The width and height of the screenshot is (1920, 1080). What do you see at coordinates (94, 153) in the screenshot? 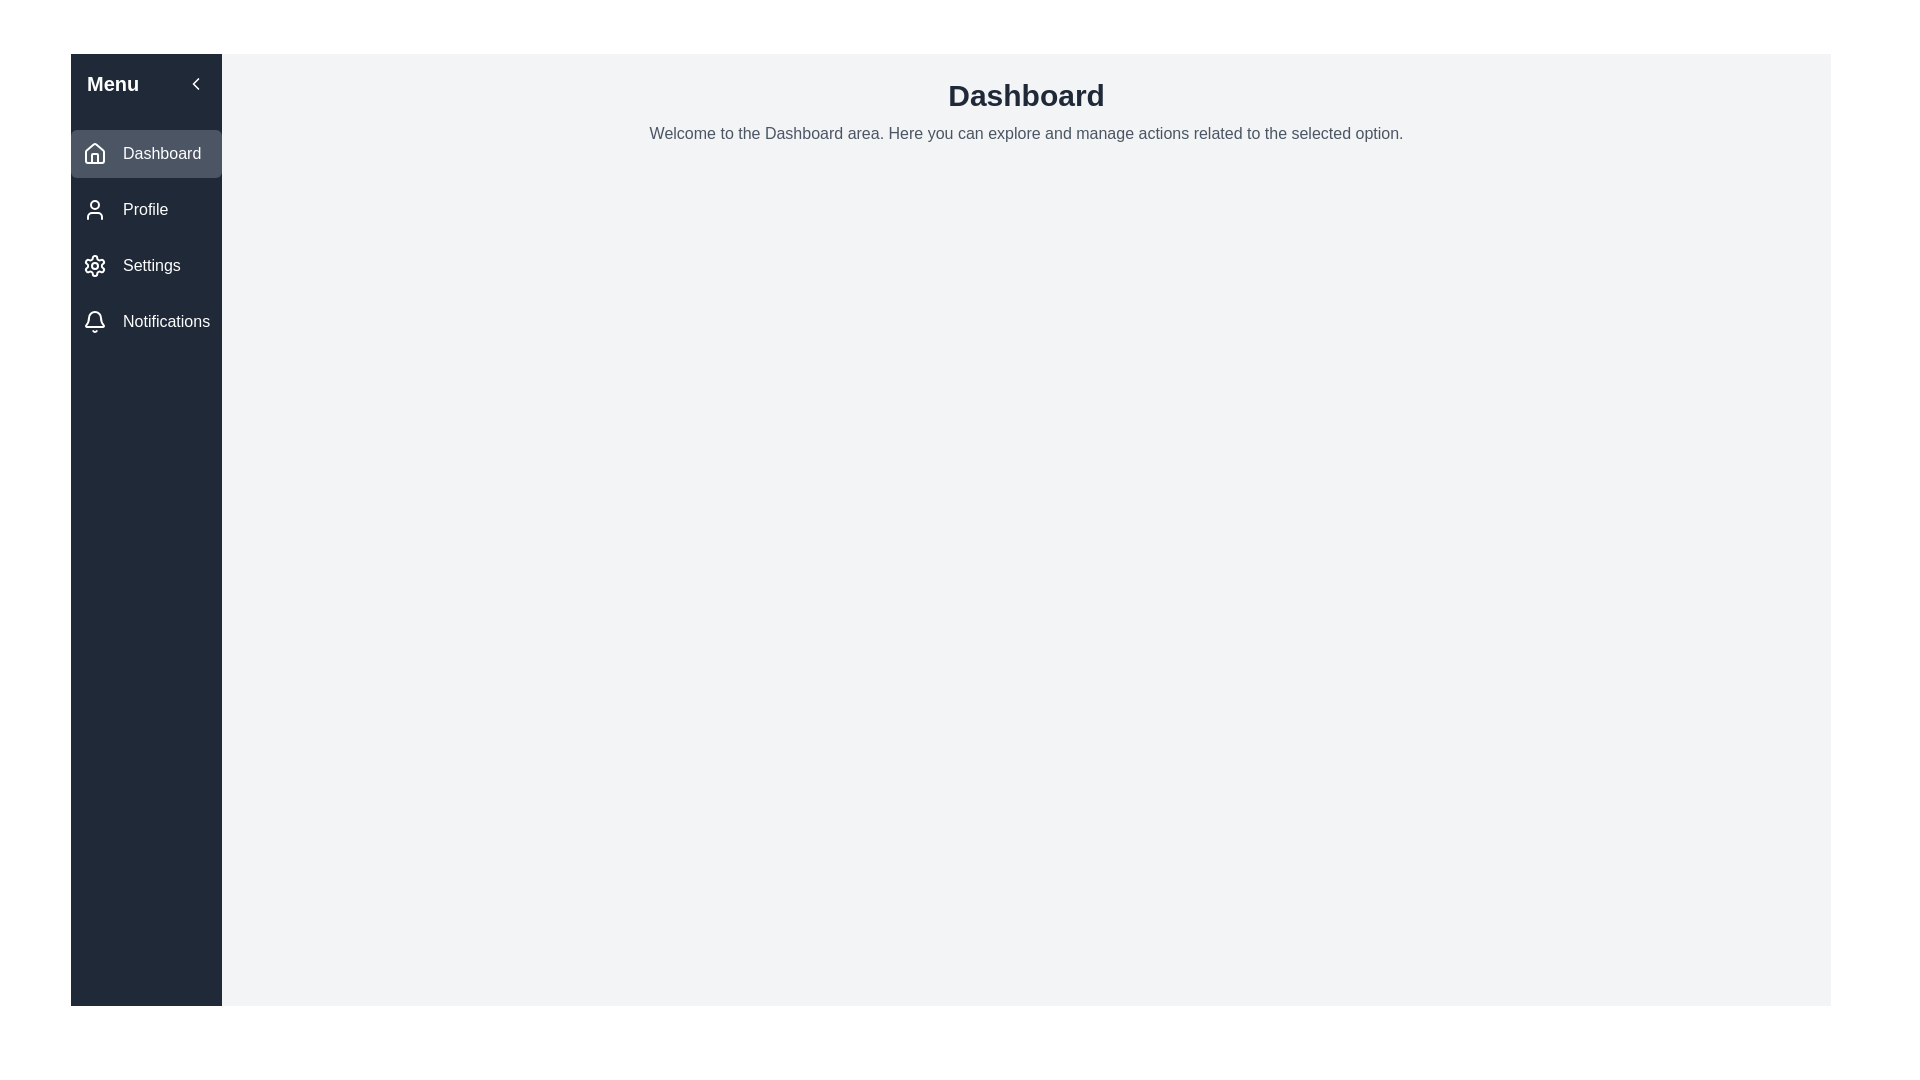
I see `the 'Dashboard' icon located in the vertical sidebar menu to the left of the text 'Dashboard'` at bounding box center [94, 153].